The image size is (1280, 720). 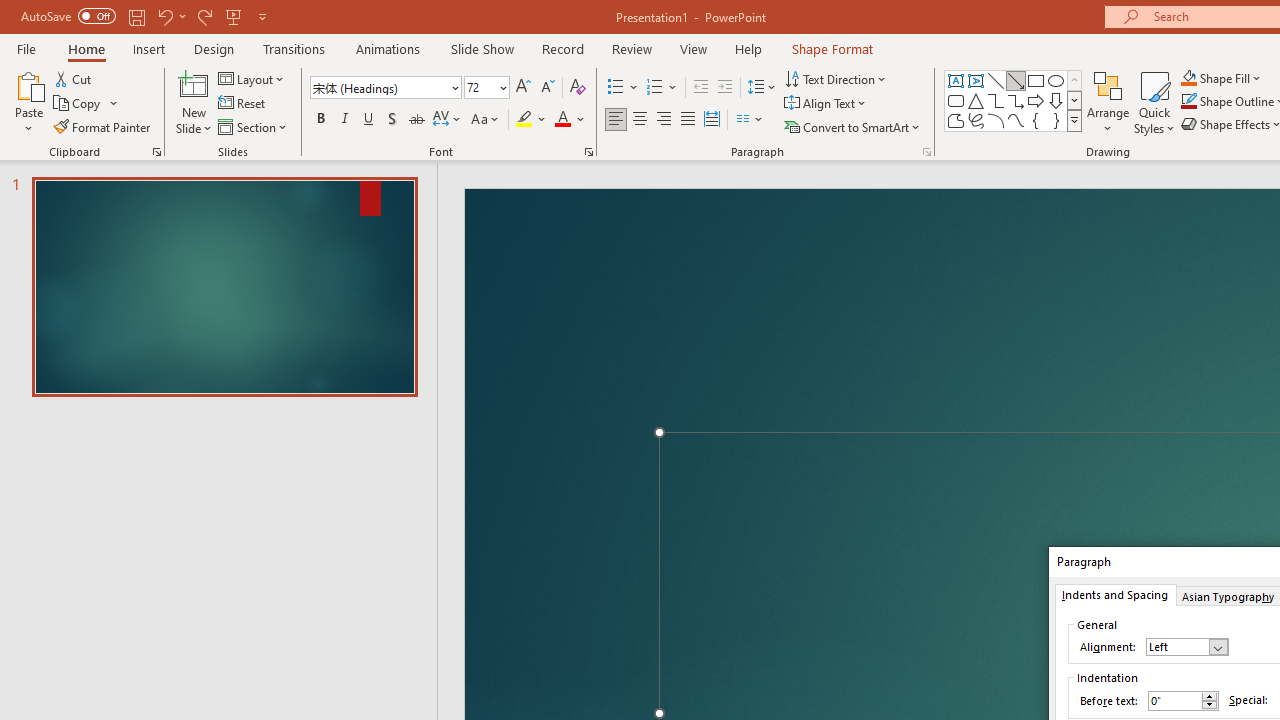 I want to click on 'Decrease Font Size', so click(x=547, y=86).